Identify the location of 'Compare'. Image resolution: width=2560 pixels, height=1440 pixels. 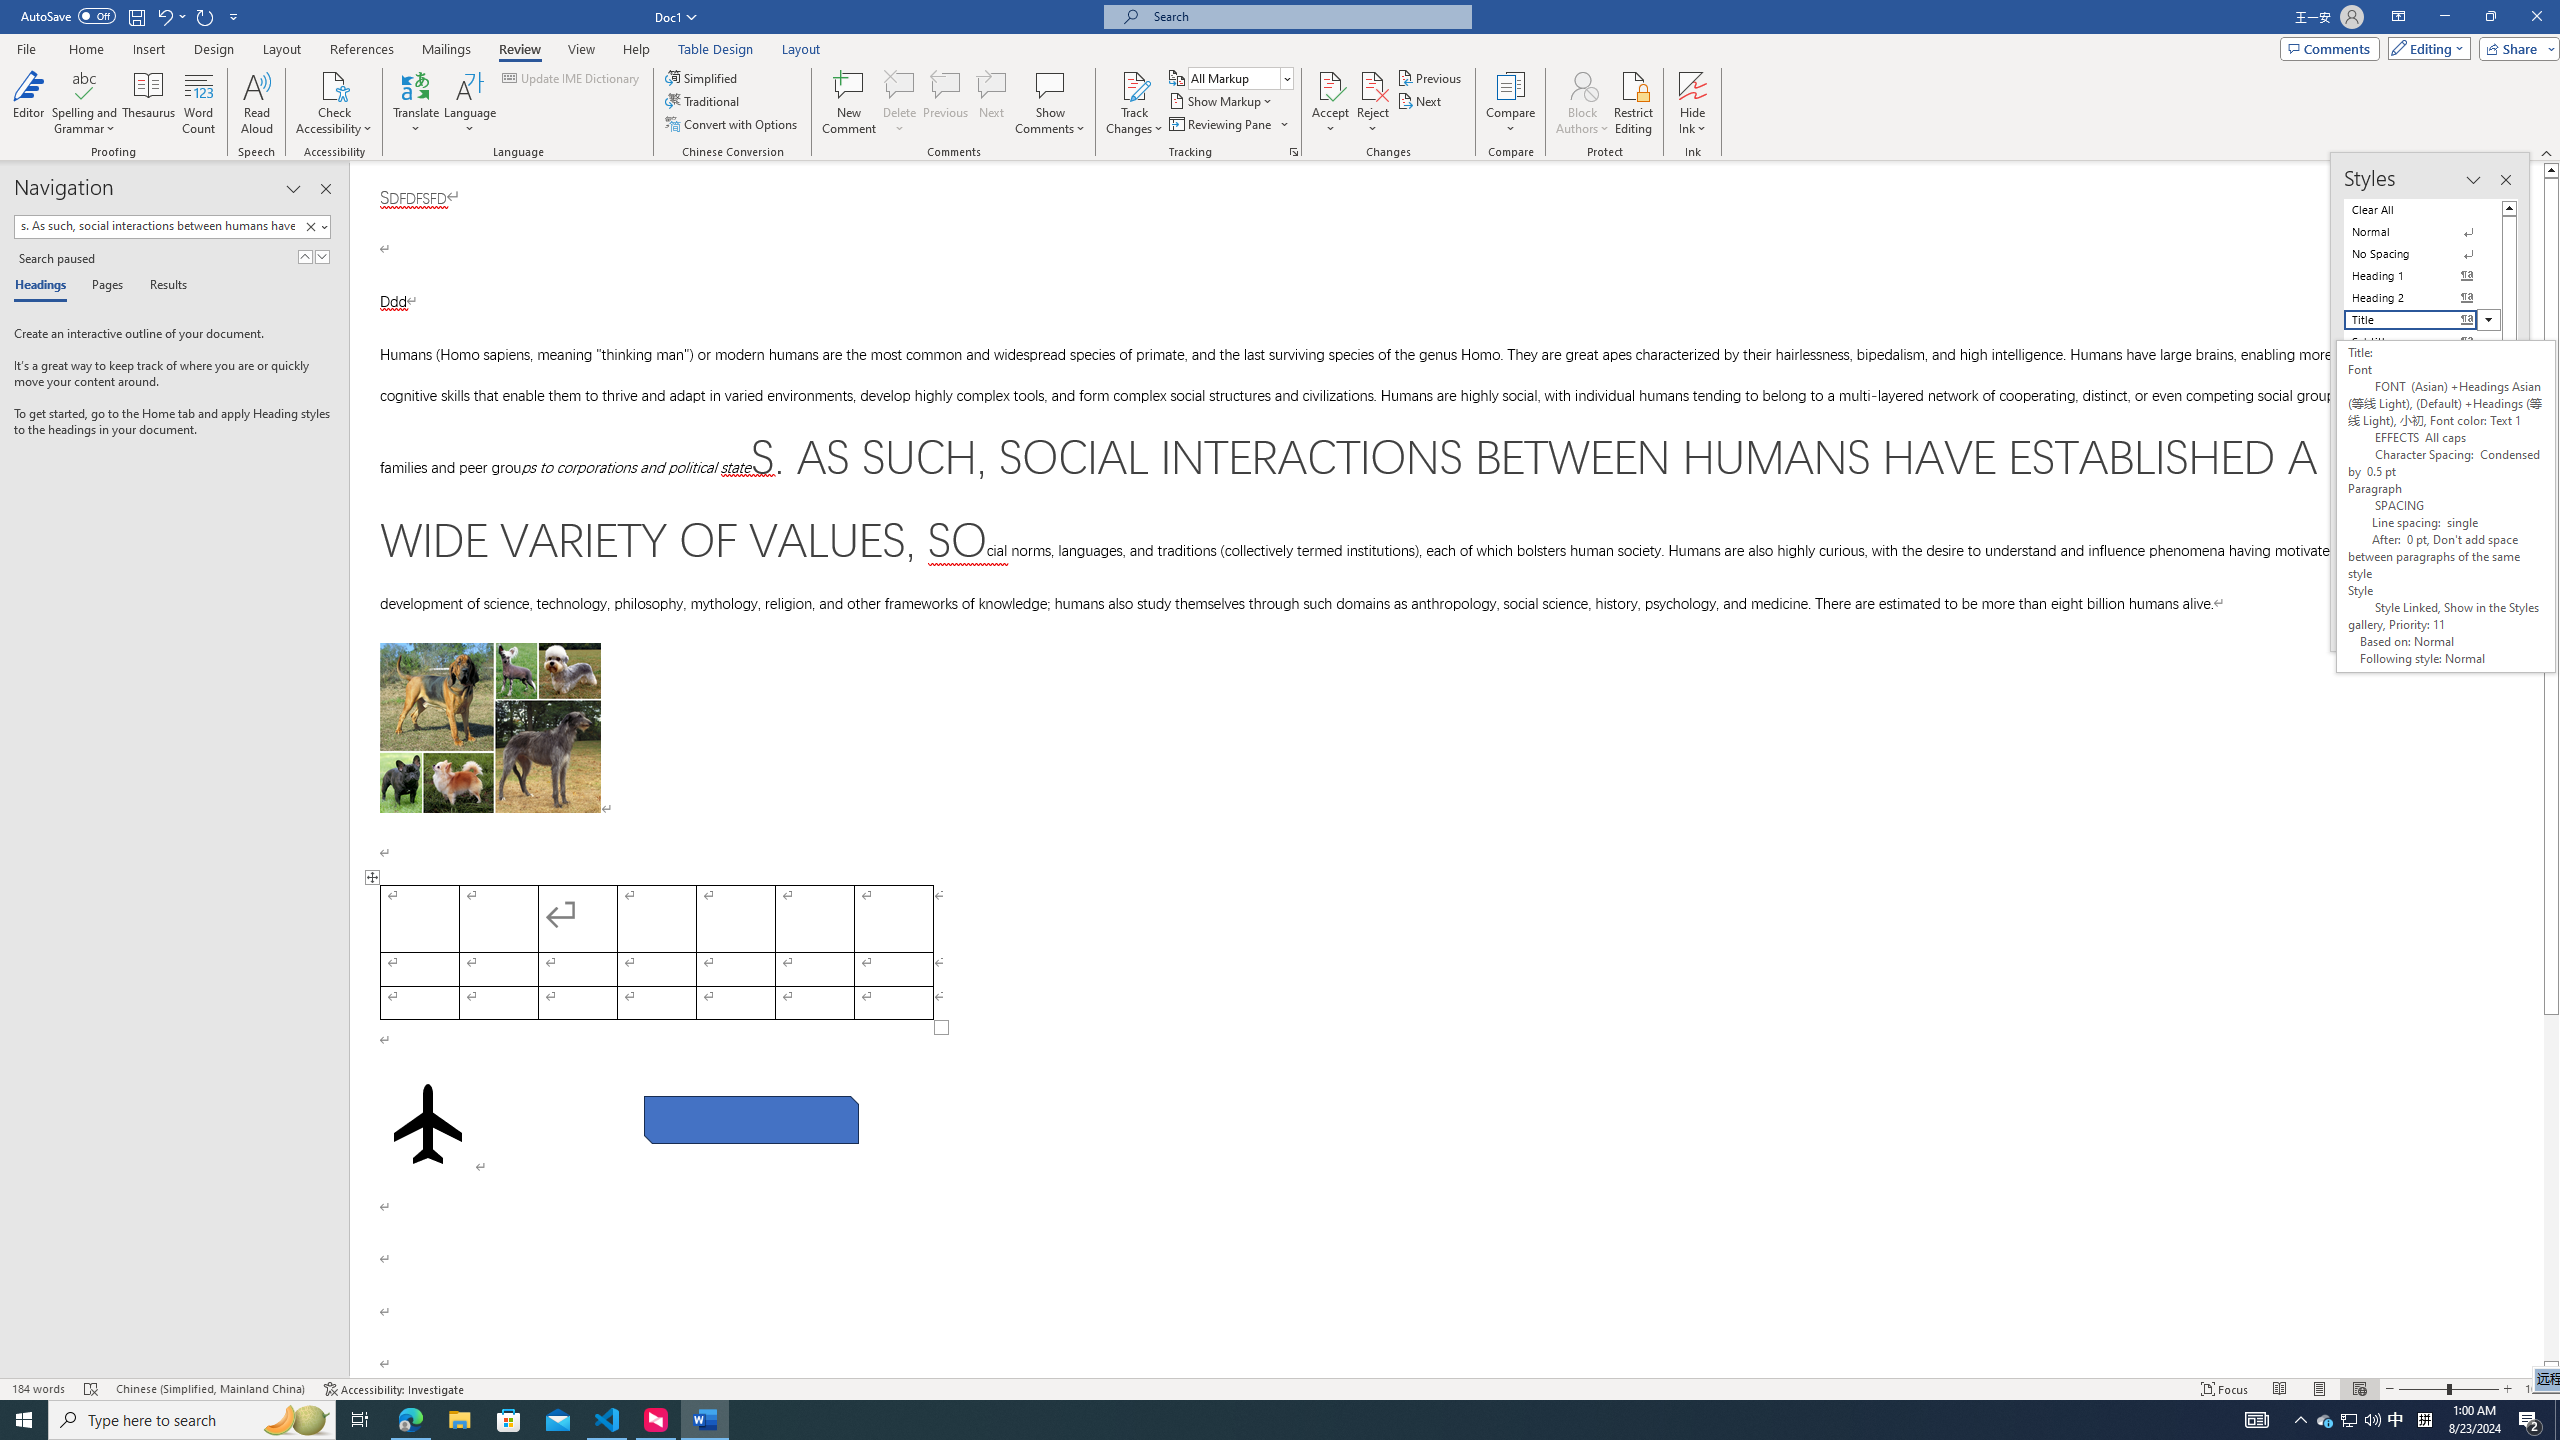
(1511, 103).